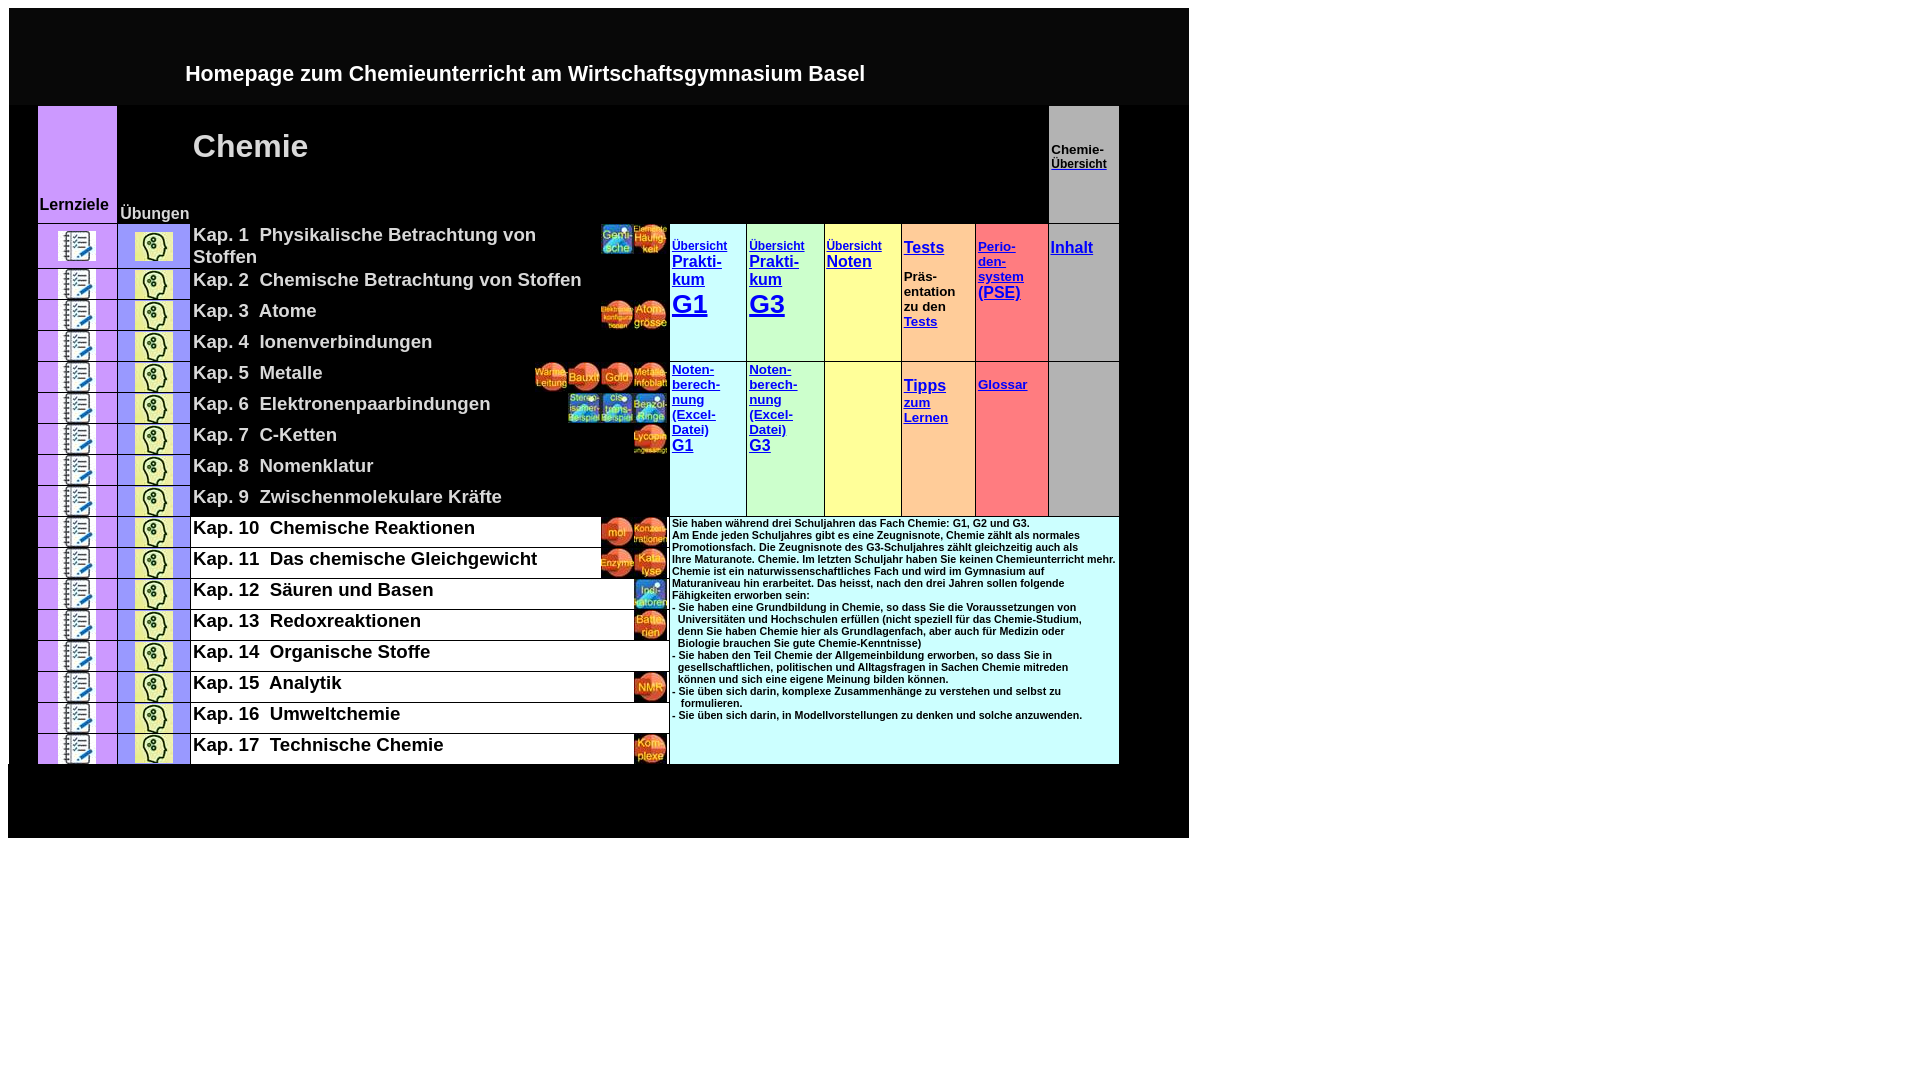 This screenshot has width=1920, height=1080. Describe the element at coordinates (920, 320) in the screenshot. I see `'Tests'` at that location.